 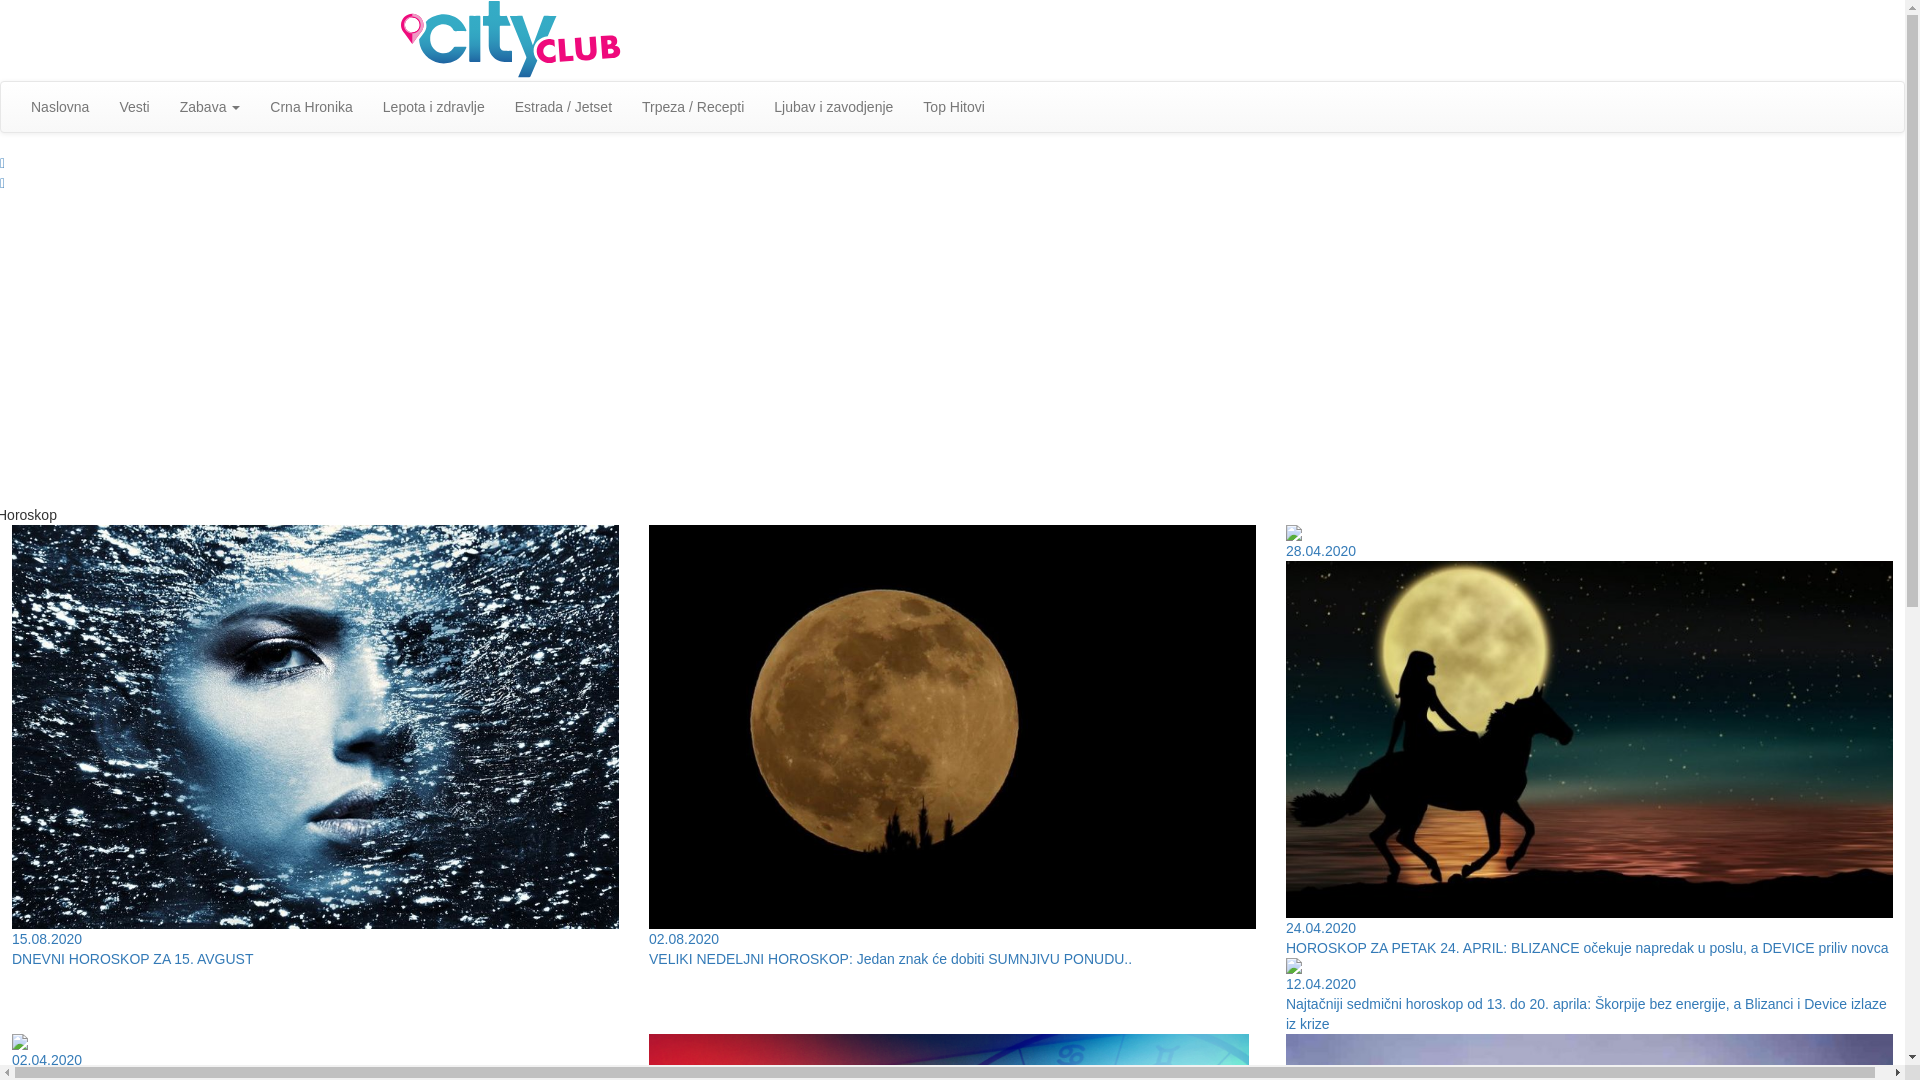 I want to click on 'Crna Hronika', so click(x=310, y=107).